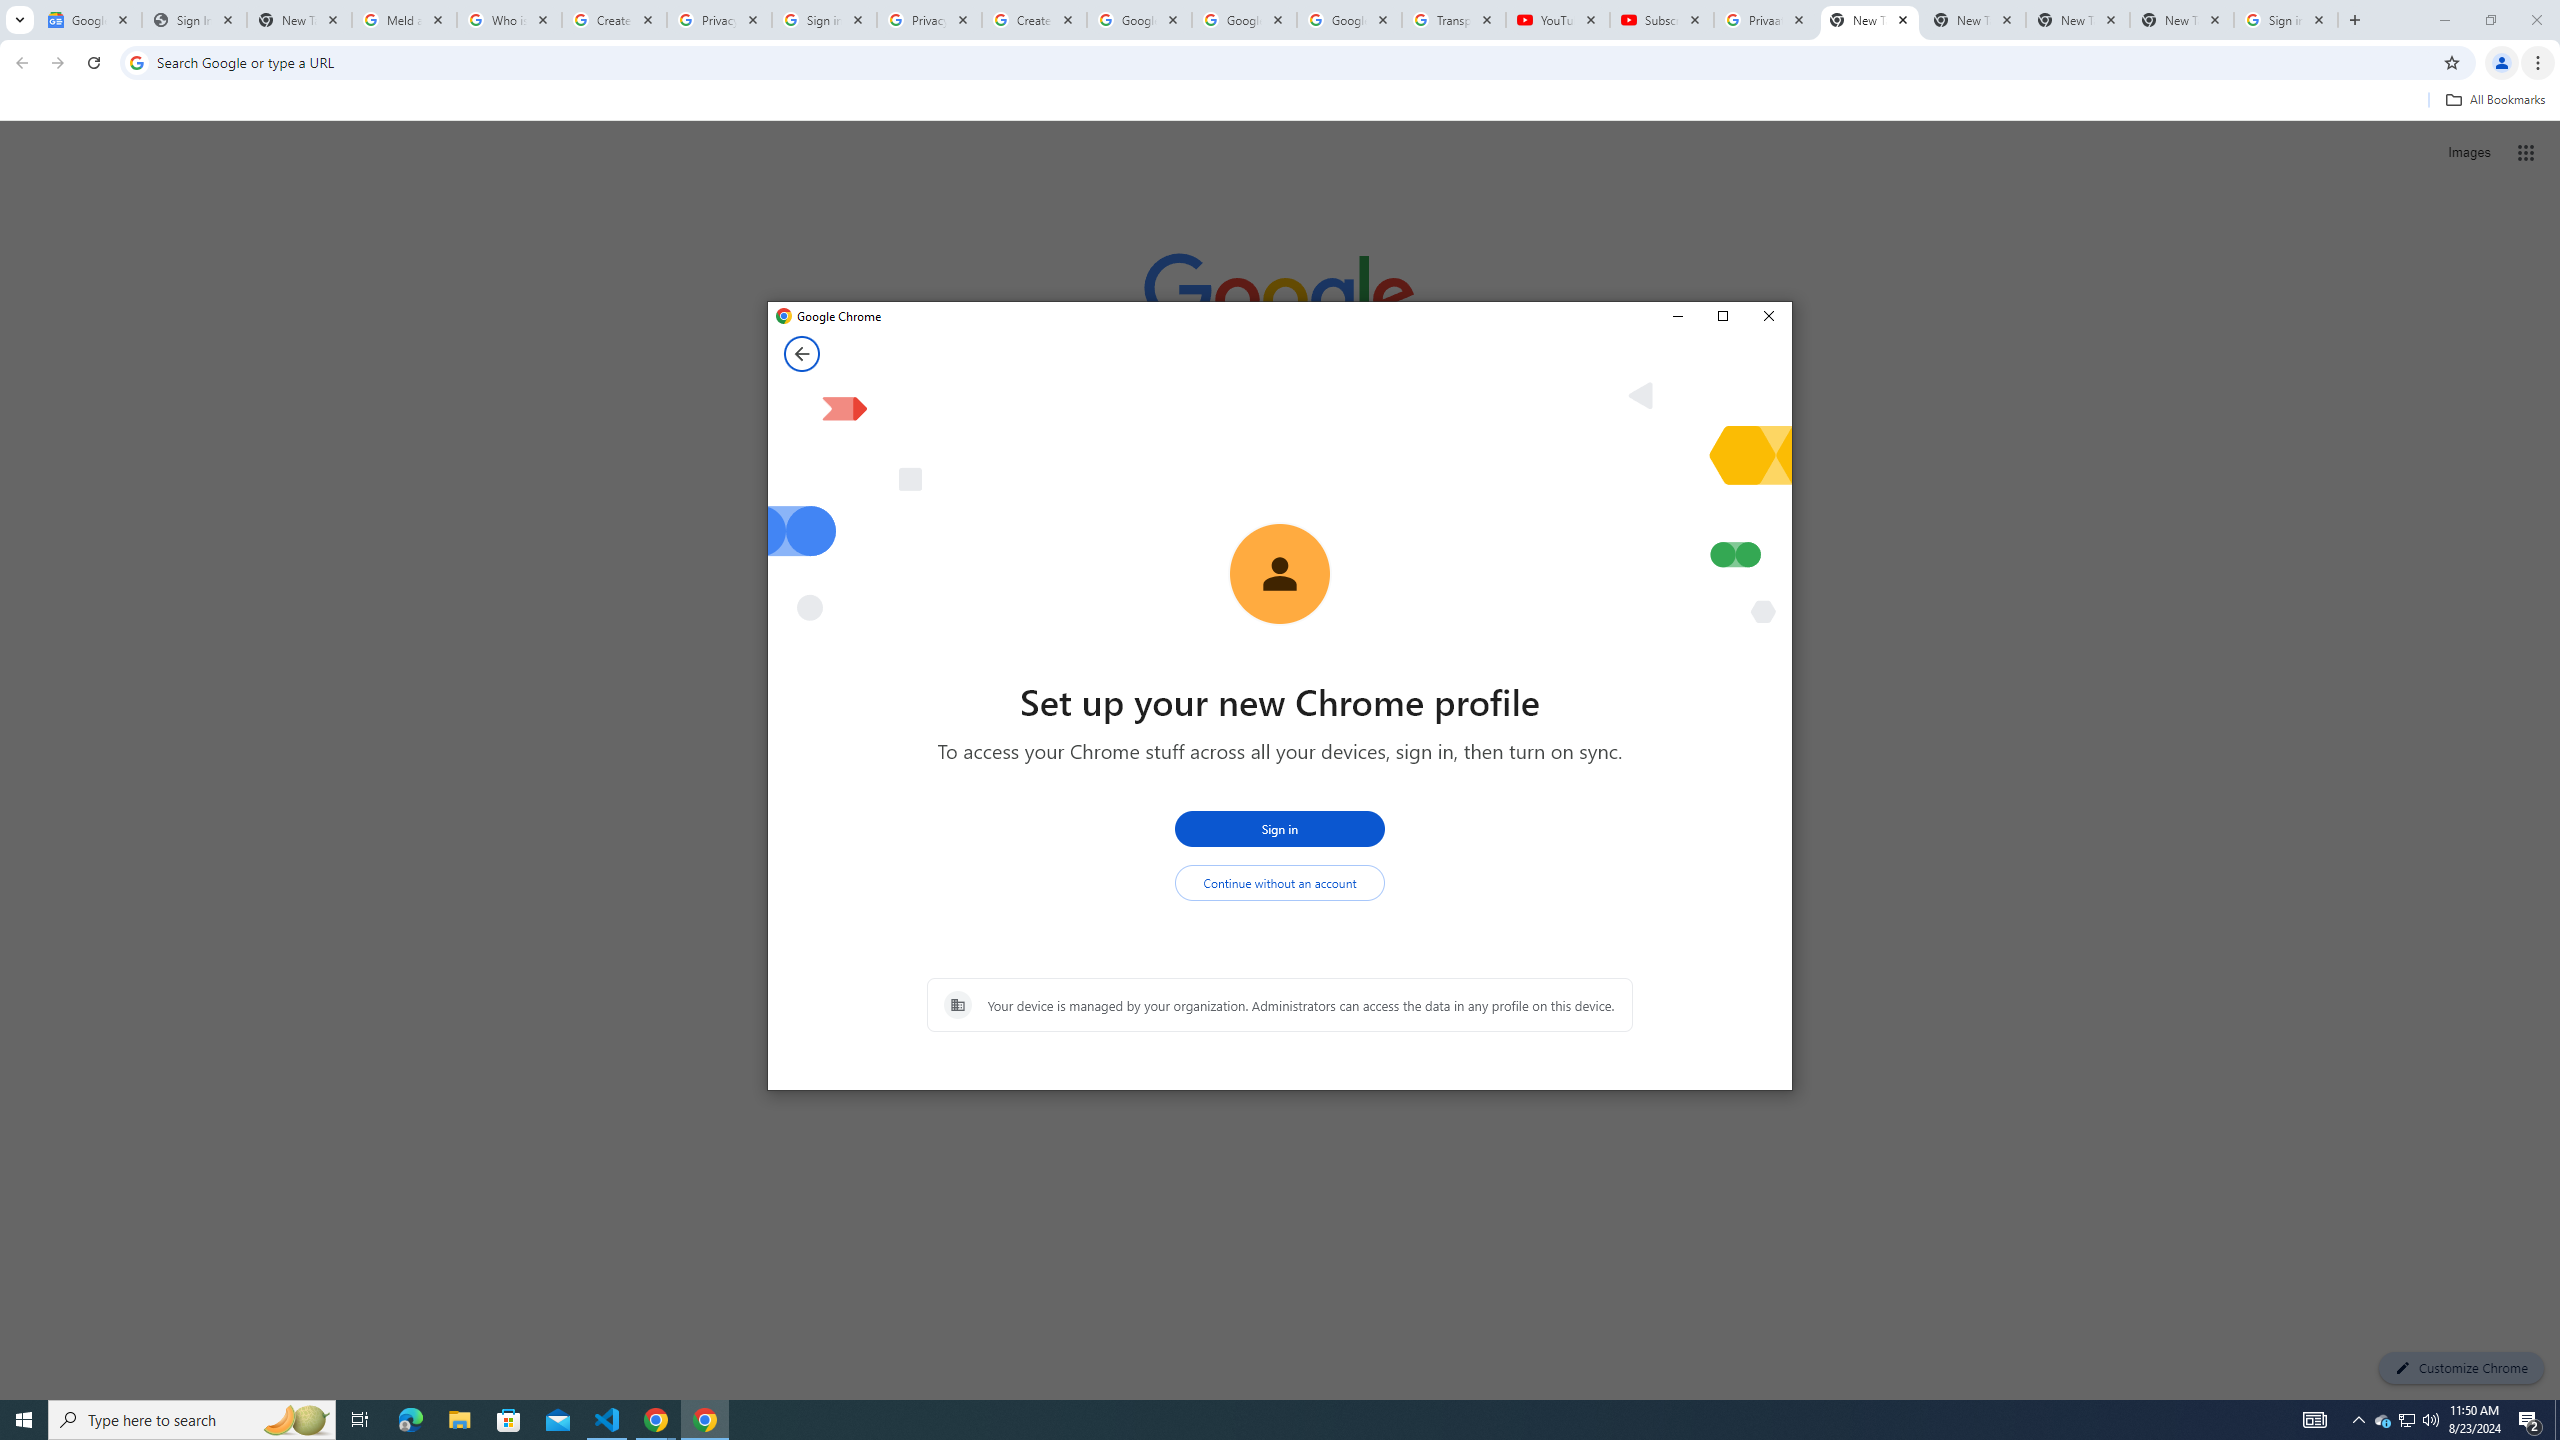 This screenshot has width=2560, height=1440. What do you see at coordinates (458, 1418) in the screenshot?
I see `'File Explorer'` at bounding box center [458, 1418].